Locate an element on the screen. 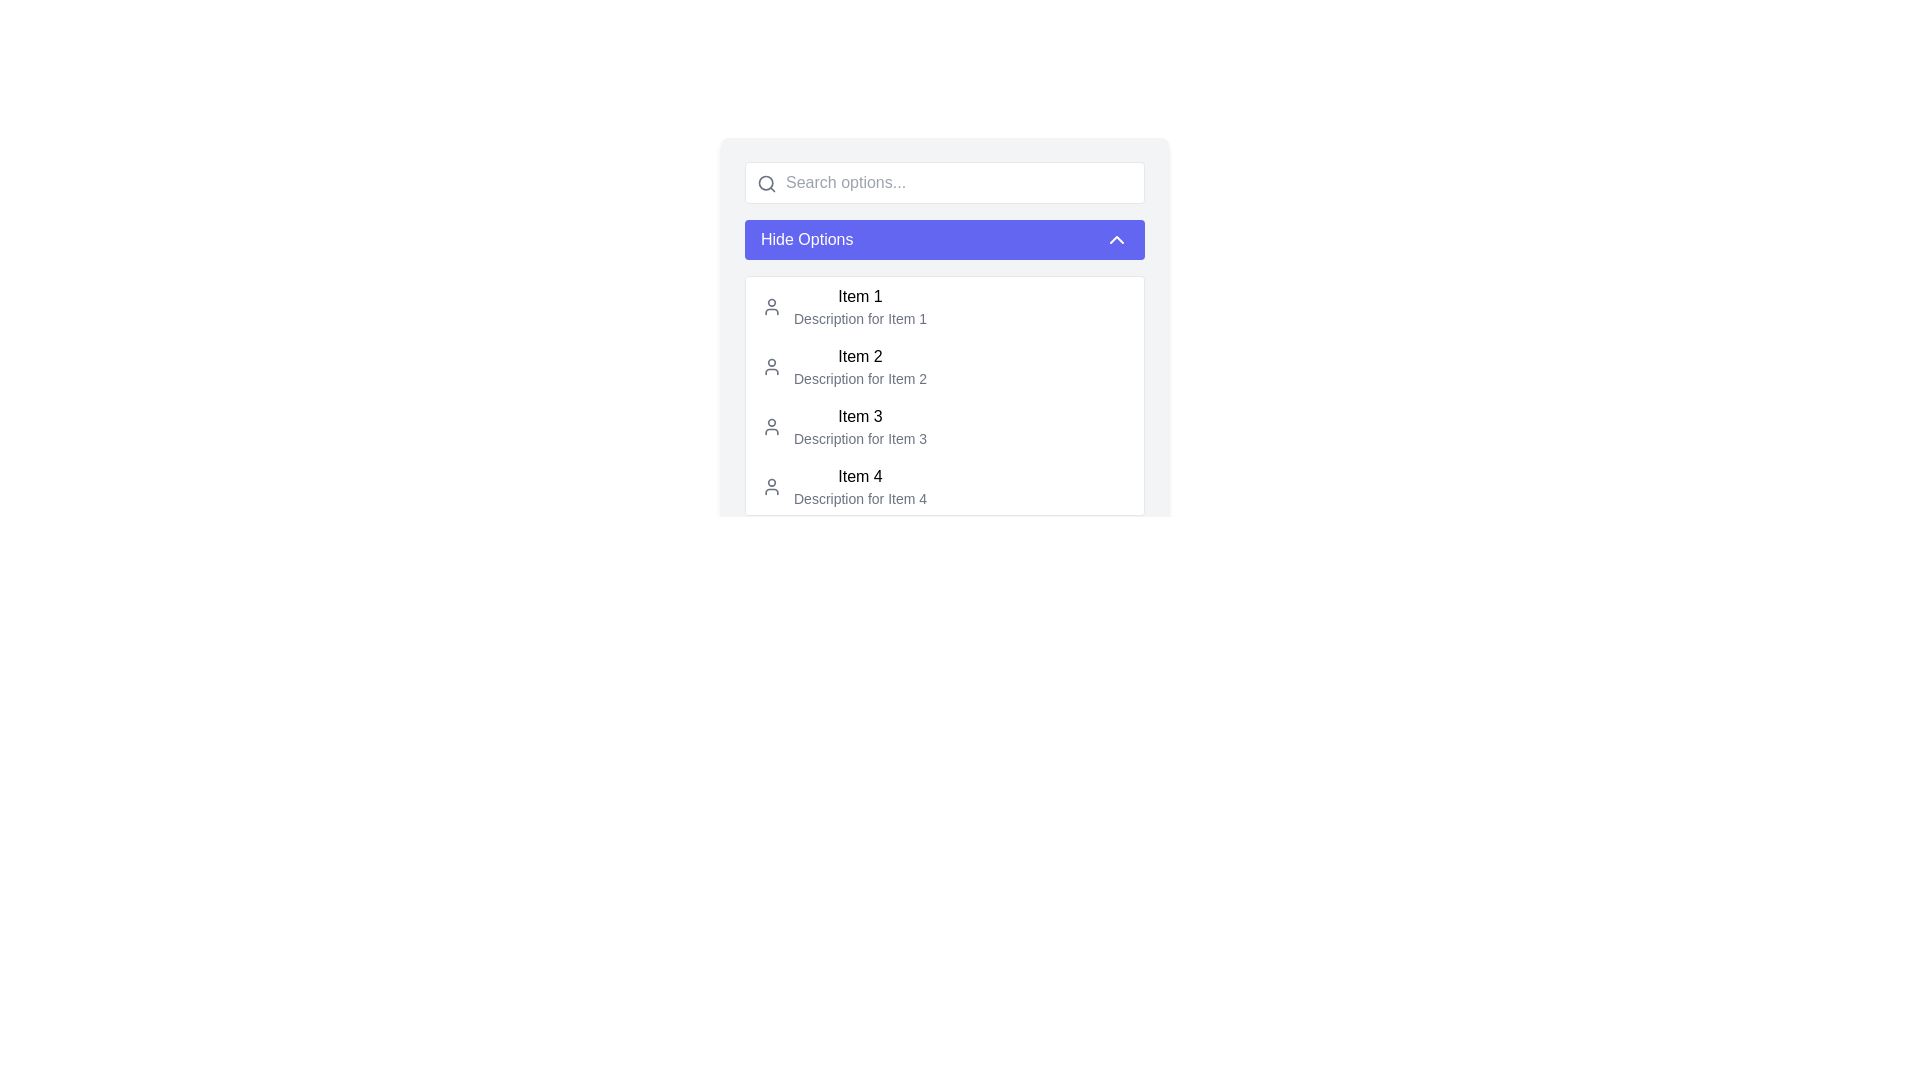 This screenshot has width=1920, height=1080. the toggle button located below the search input field to prepare for interaction by moving the cursor to its center point is located at coordinates (944, 238).